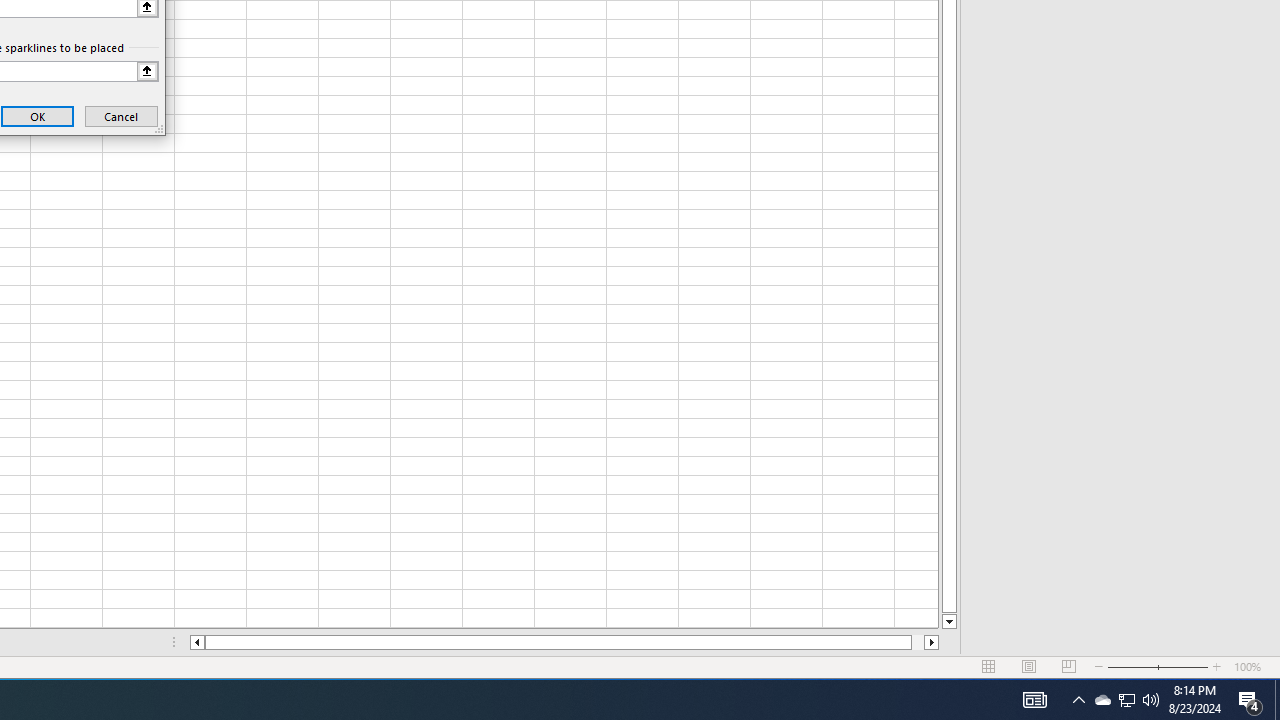 Image resolution: width=1280 pixels, height=720 pixels. What do you see at coordinates (1158, 667) in the screenshot?
I see `'Zoom'` at bounding box center [1158, 667].